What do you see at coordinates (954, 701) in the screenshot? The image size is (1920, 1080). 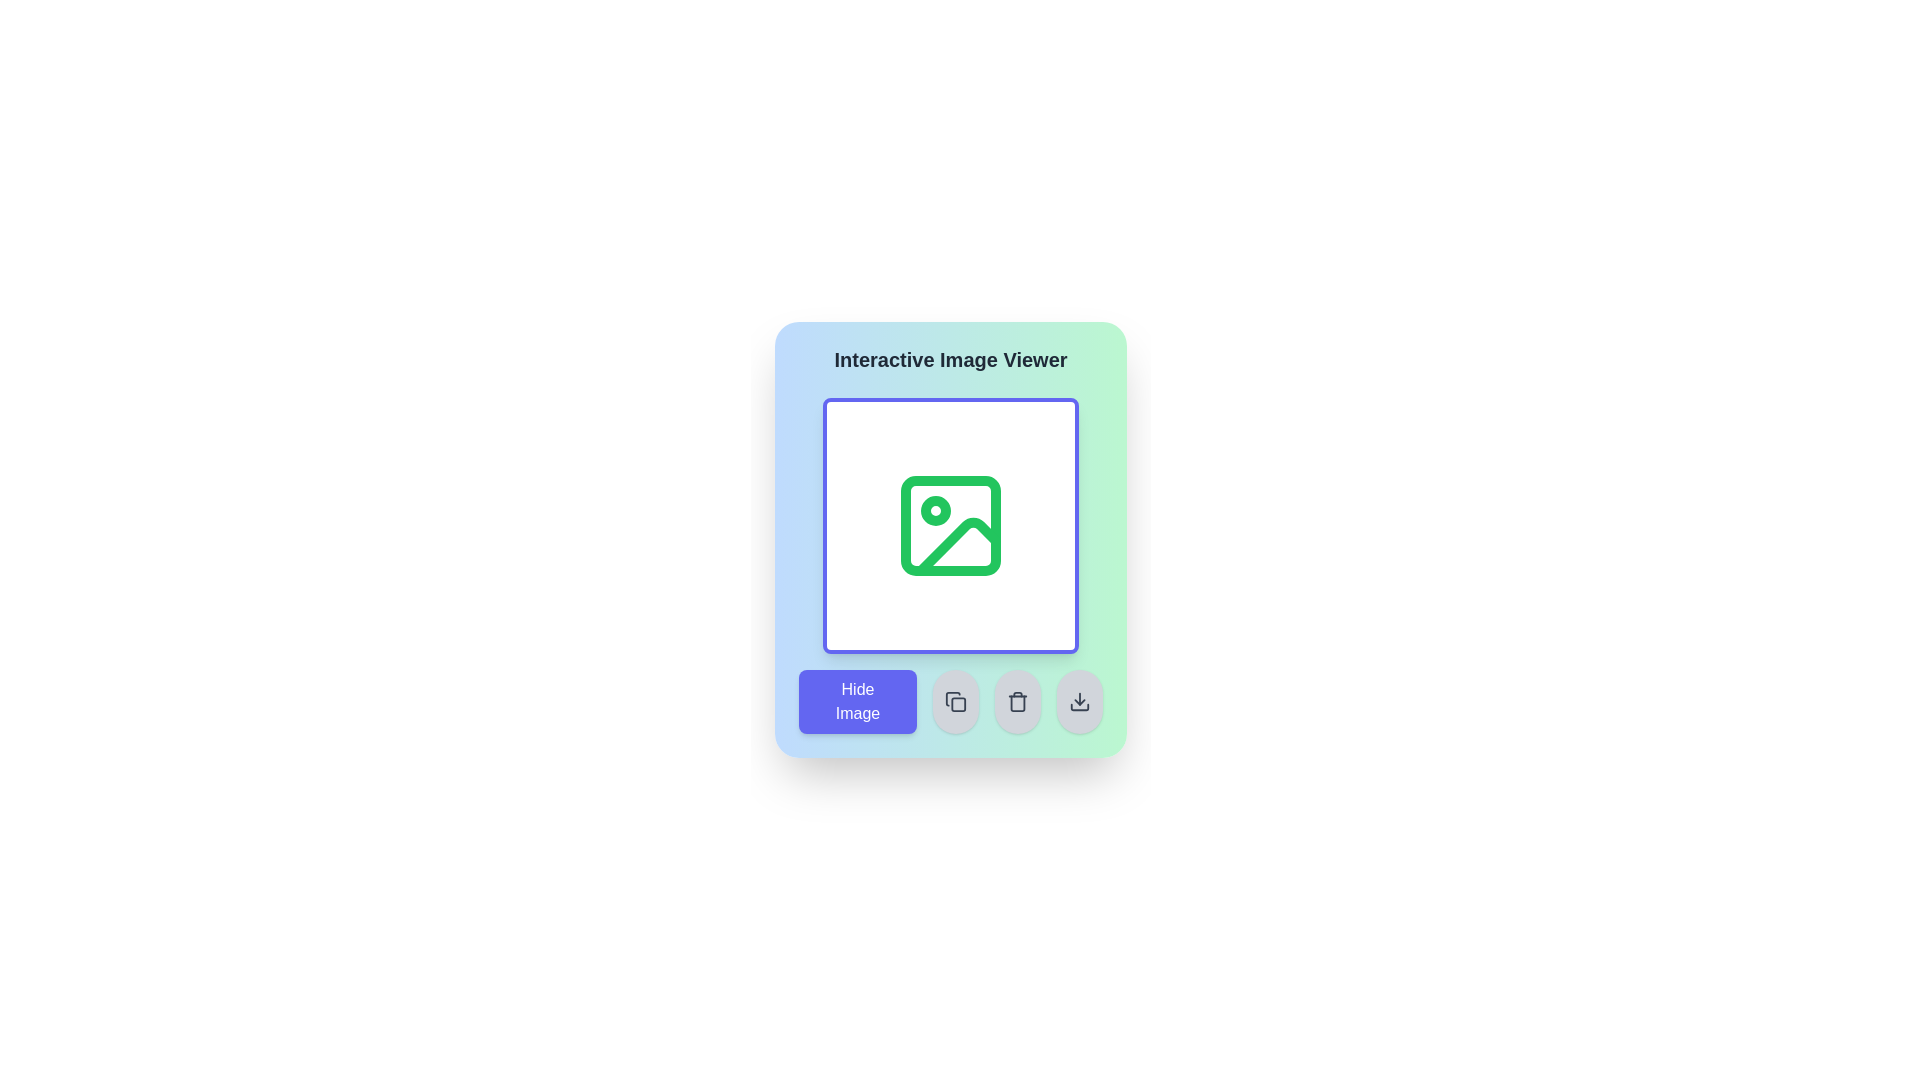 I see `the copy button to copy the displayed image` at bounding box center [954, 701].